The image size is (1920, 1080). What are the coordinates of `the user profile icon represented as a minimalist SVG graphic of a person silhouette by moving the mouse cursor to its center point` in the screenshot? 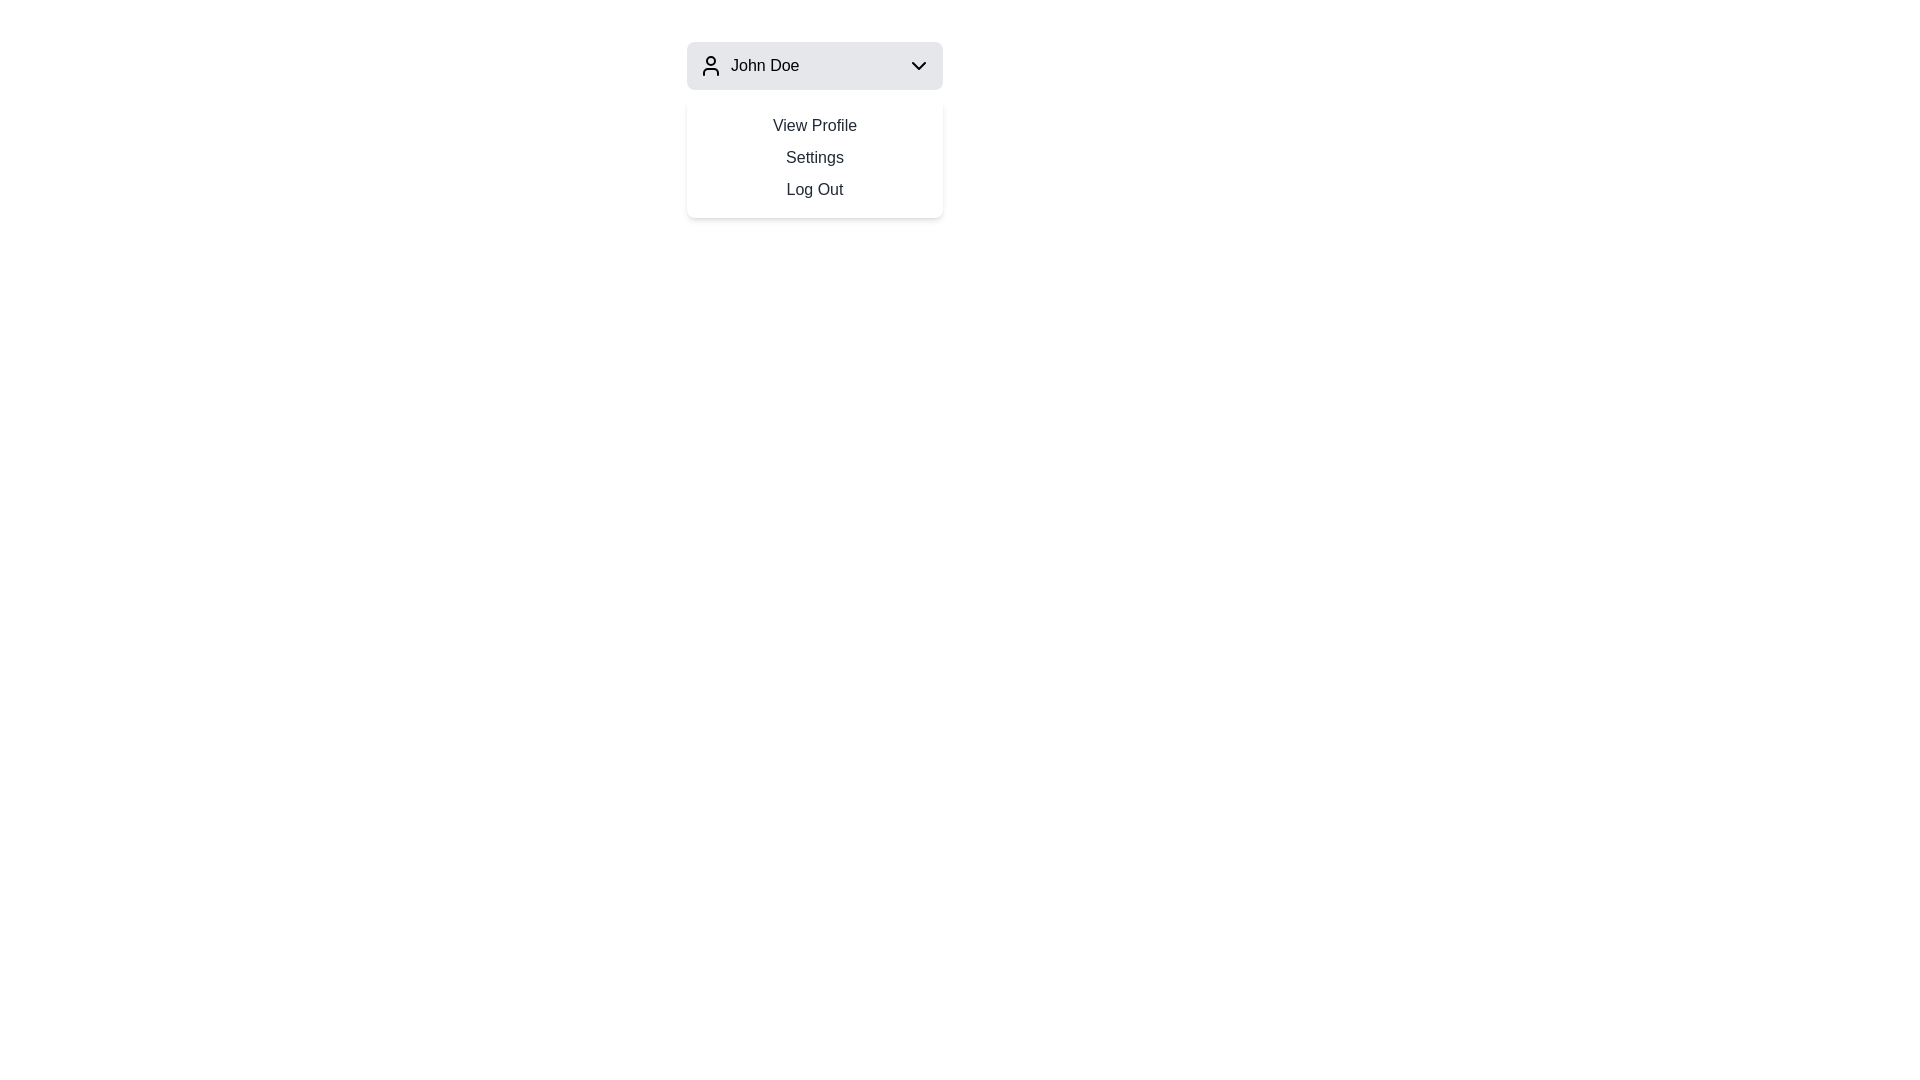 It's located at (710, 64).